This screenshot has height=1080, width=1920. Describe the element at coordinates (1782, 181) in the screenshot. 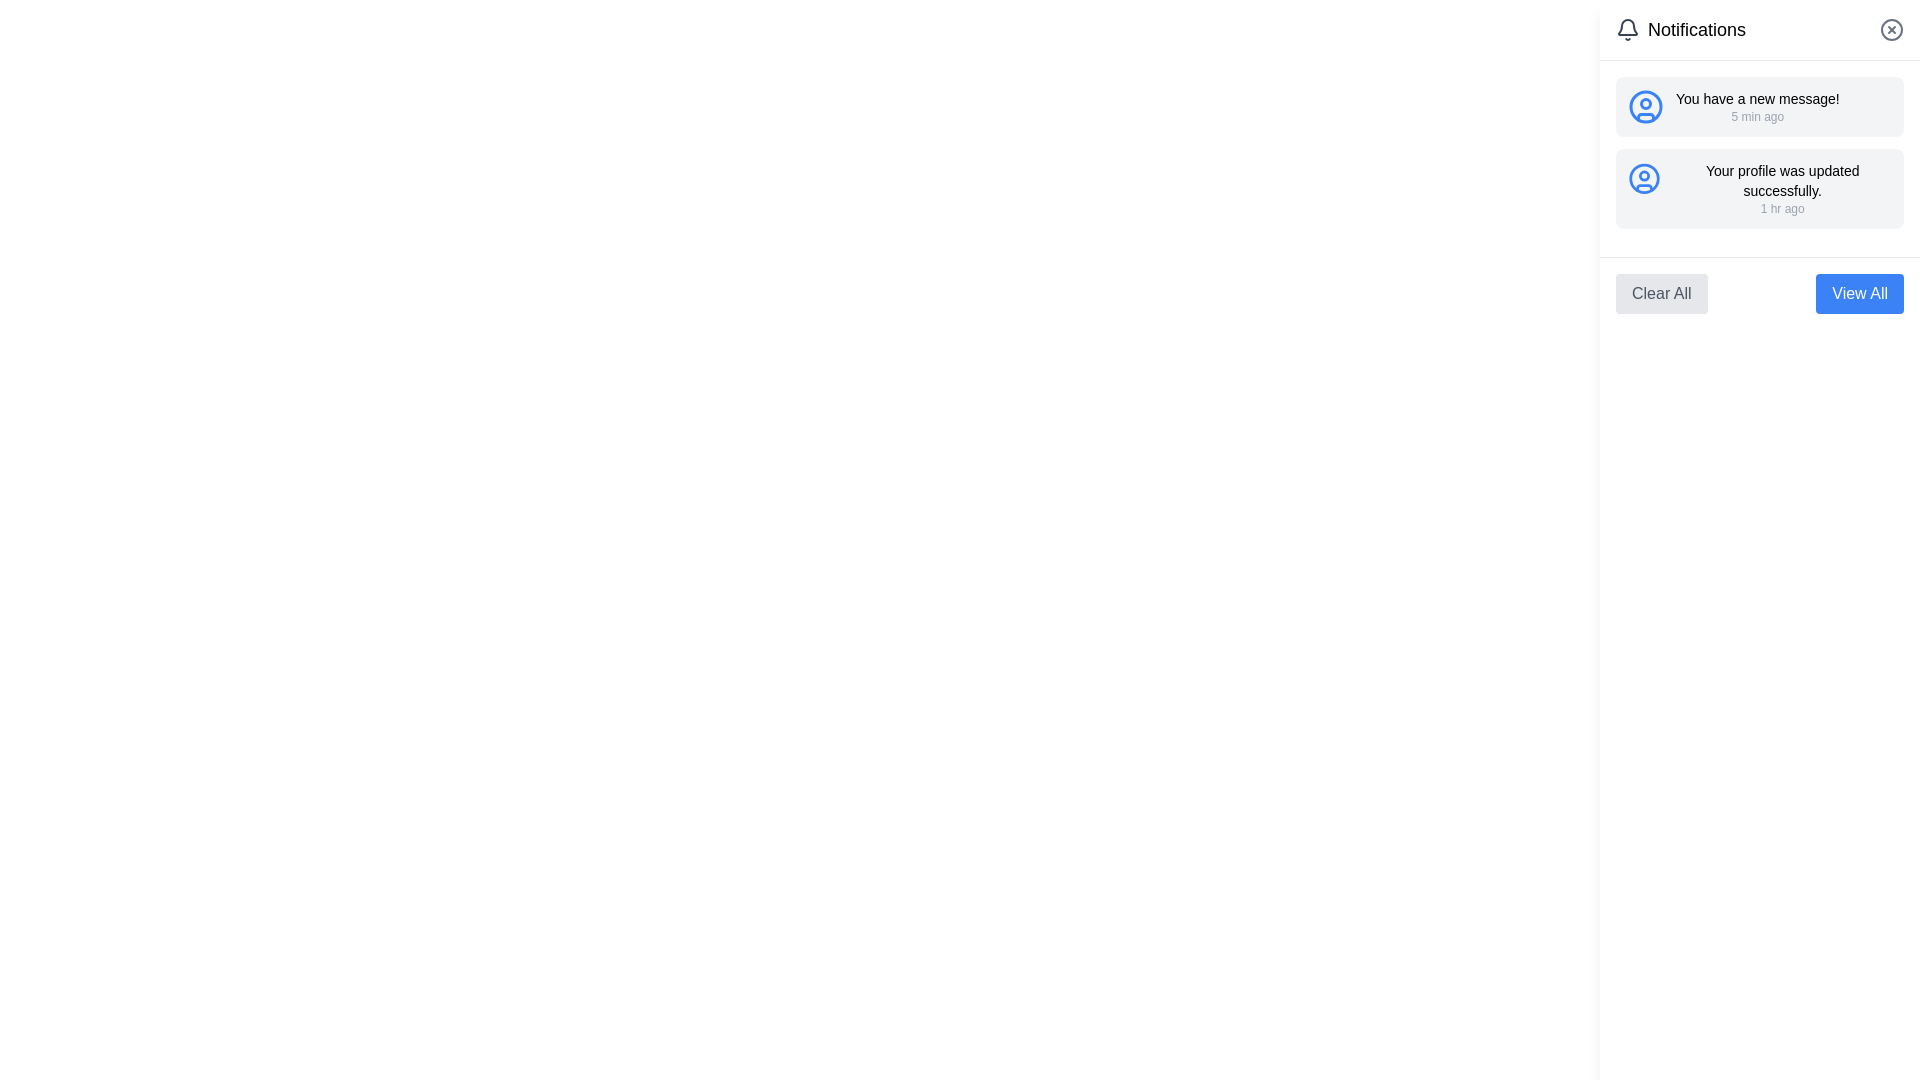

I see `the text display element that shows 'Your profile was updated successfully.' in a notification card located in the right sidebar` at that location.